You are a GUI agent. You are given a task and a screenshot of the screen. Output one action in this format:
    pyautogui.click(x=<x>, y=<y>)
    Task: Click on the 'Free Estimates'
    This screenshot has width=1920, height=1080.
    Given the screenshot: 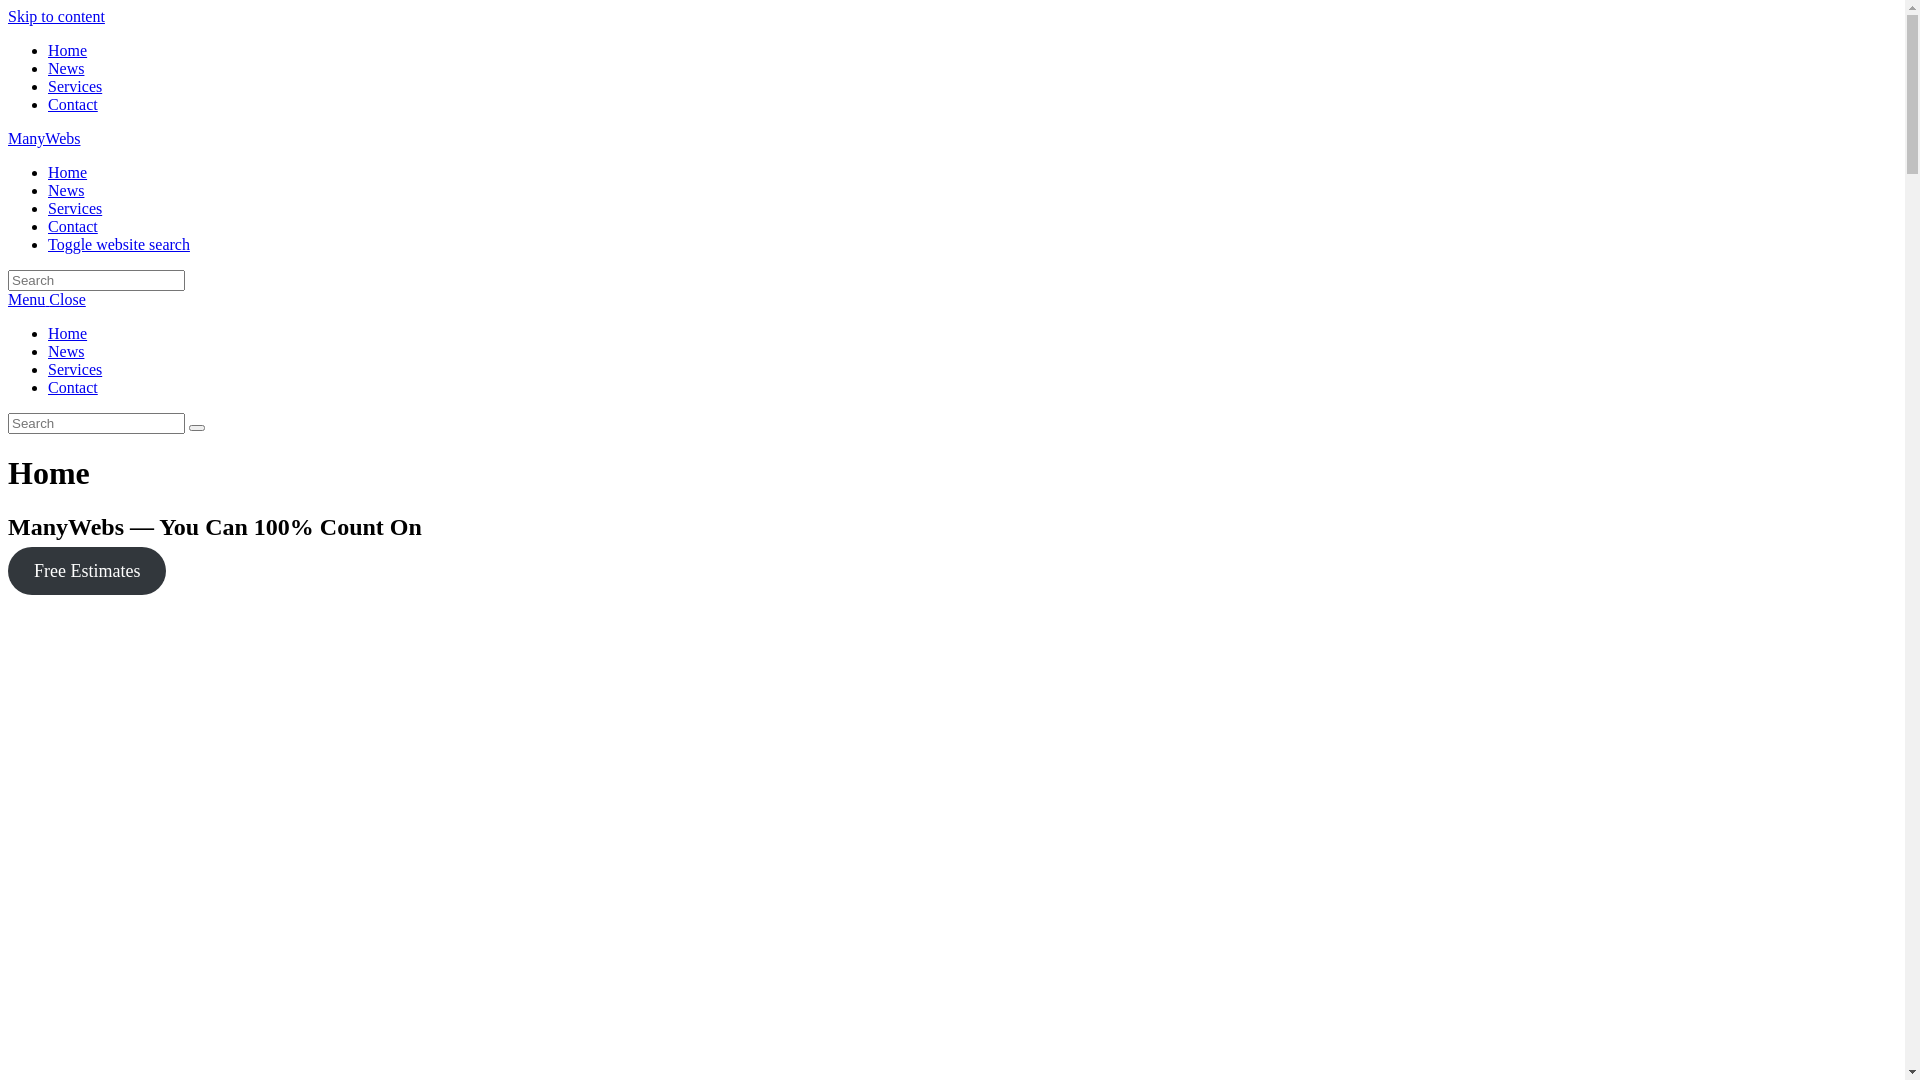 What is the action you would take?
    pyautogui.click(x=85, y=570)
    